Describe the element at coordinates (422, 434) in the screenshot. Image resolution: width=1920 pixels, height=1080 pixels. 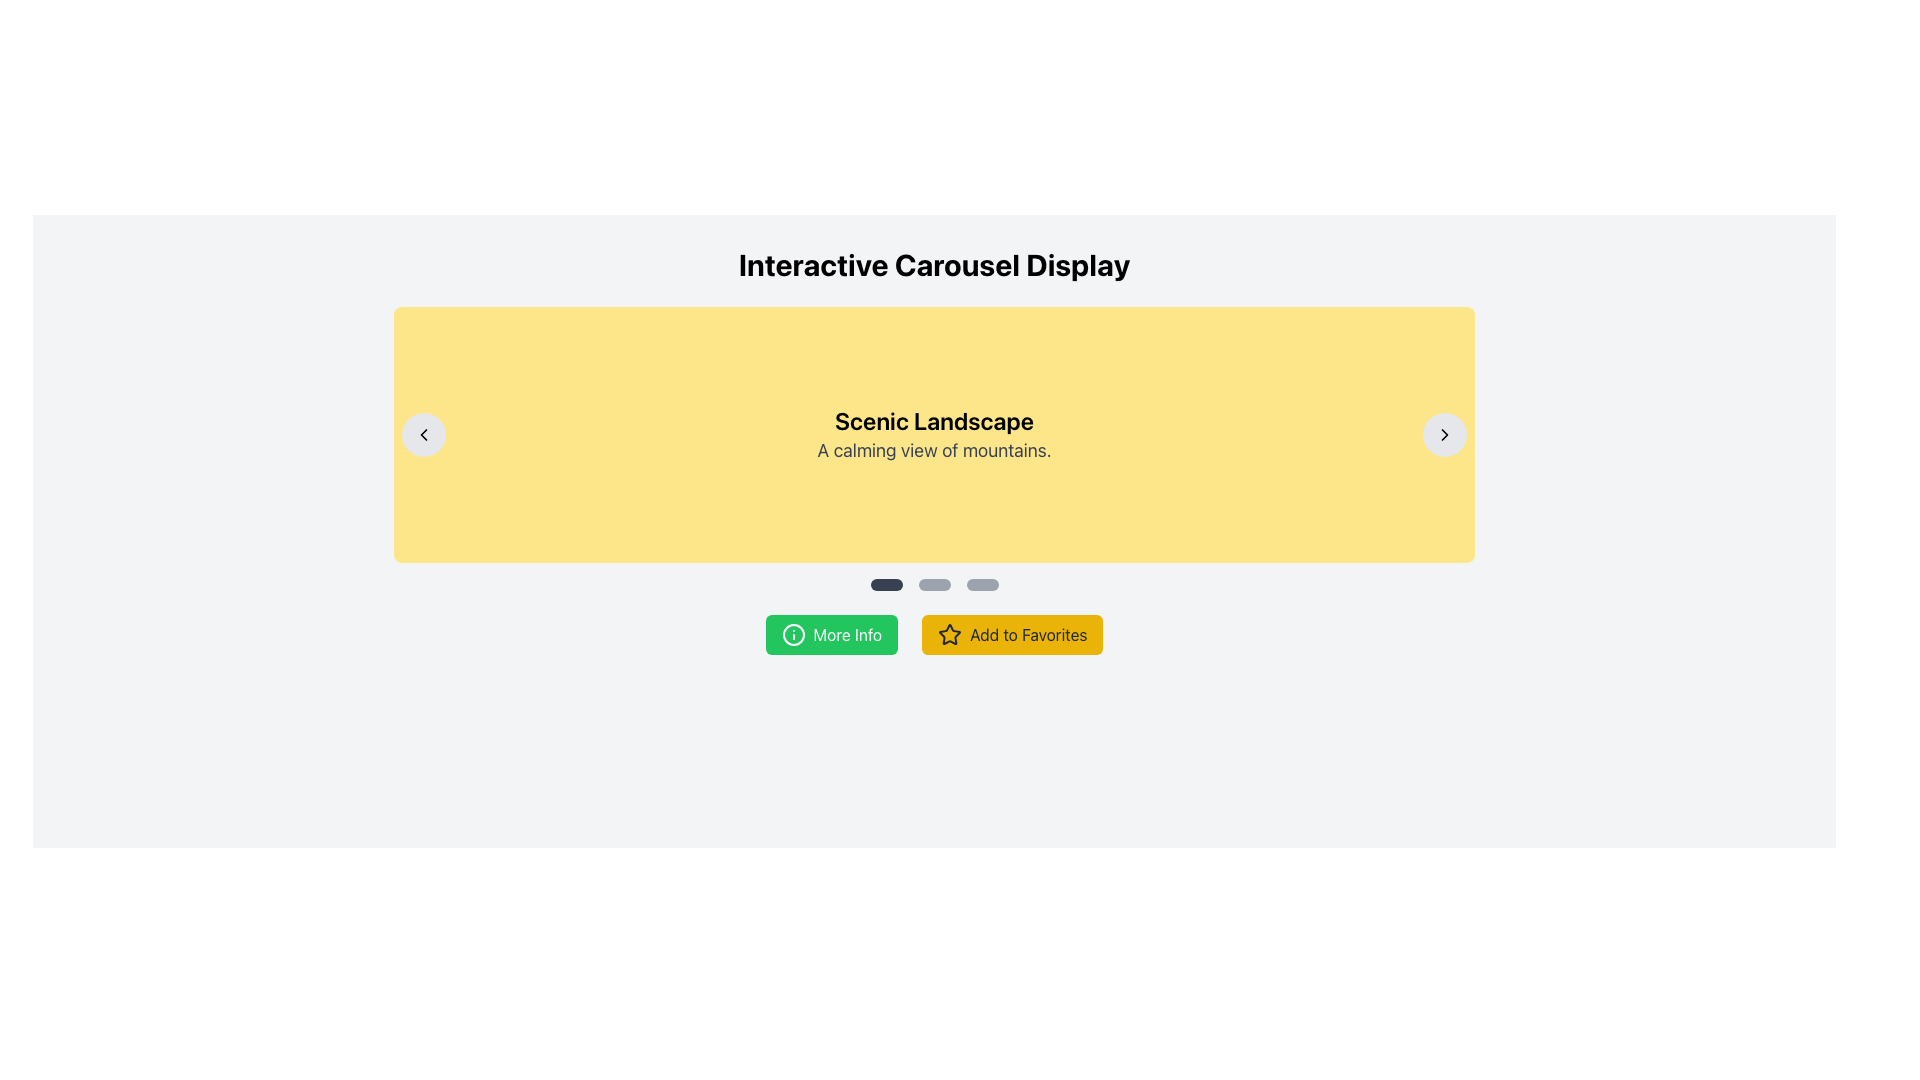
I see `the left arrow icon navigation button` at that location.